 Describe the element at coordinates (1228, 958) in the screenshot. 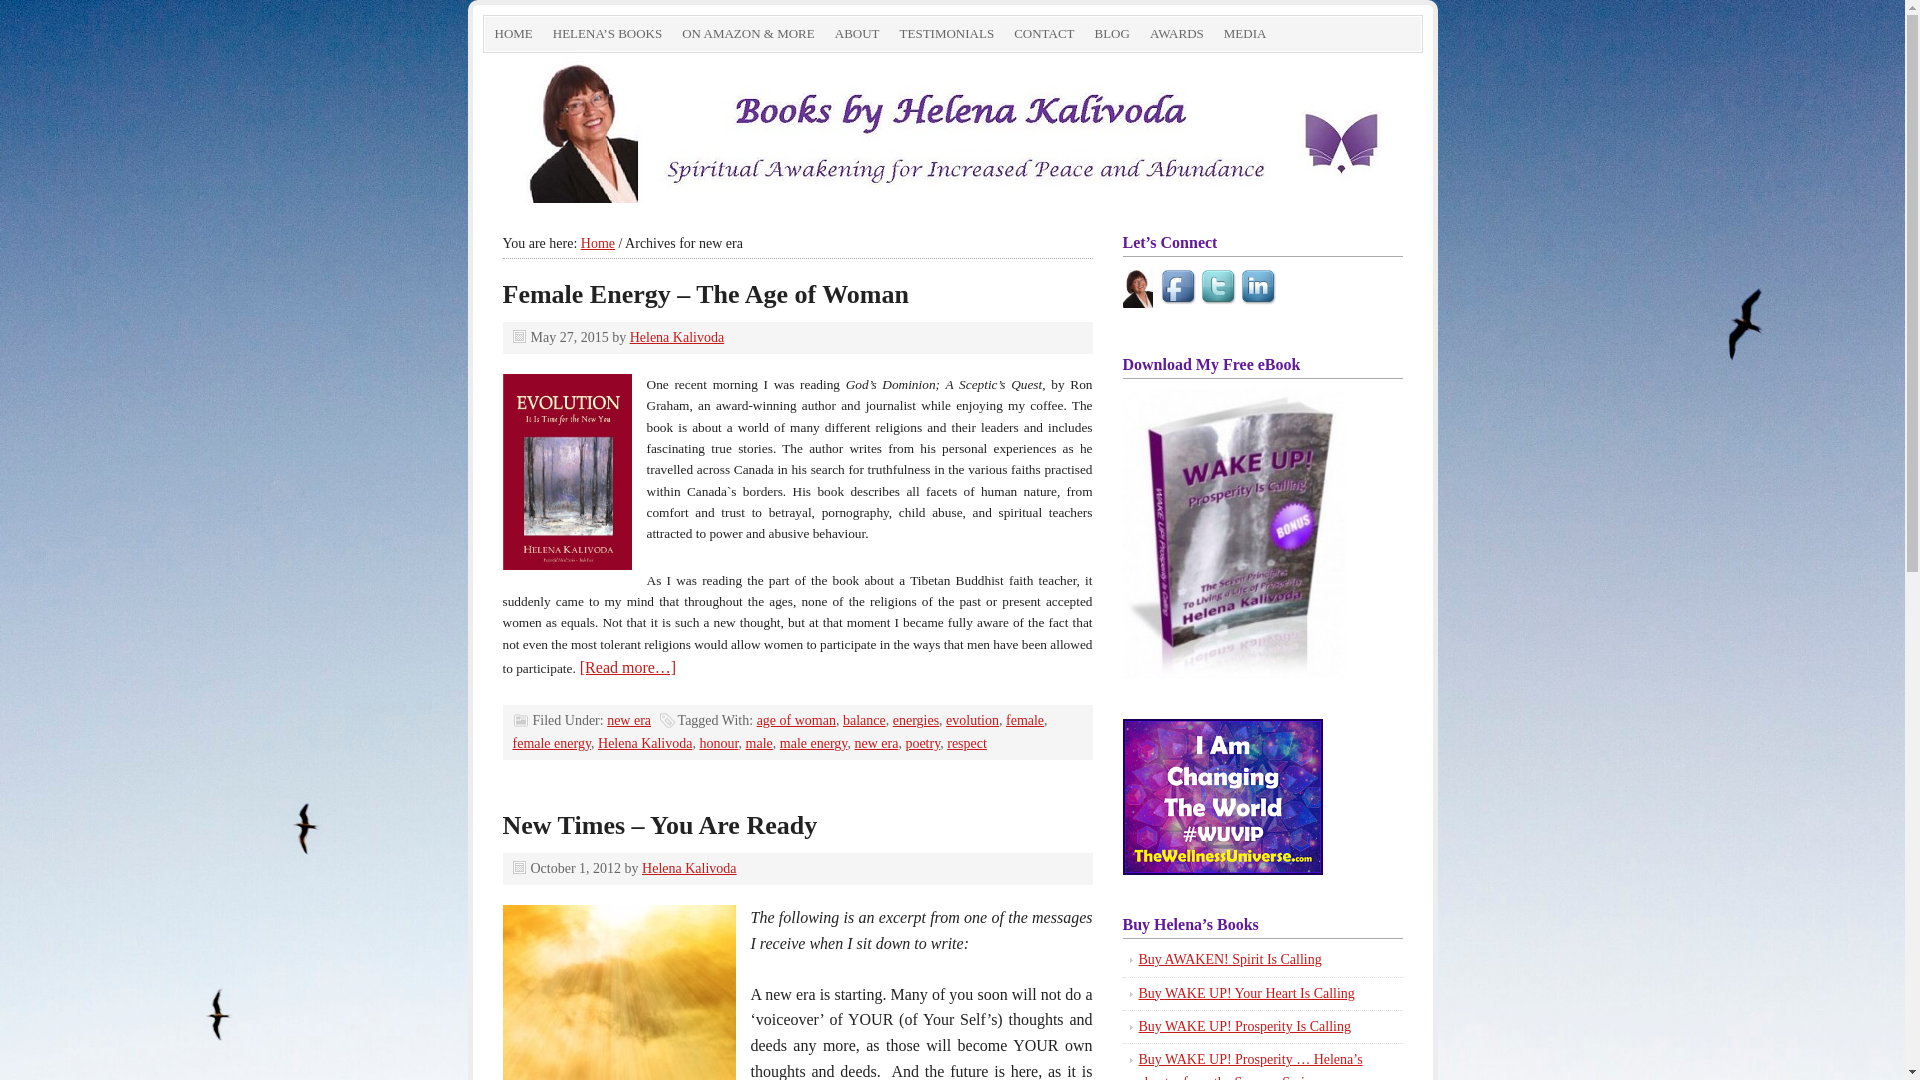

I see `'Buy AWAKEN! Spirit Is Calling'` at that location.